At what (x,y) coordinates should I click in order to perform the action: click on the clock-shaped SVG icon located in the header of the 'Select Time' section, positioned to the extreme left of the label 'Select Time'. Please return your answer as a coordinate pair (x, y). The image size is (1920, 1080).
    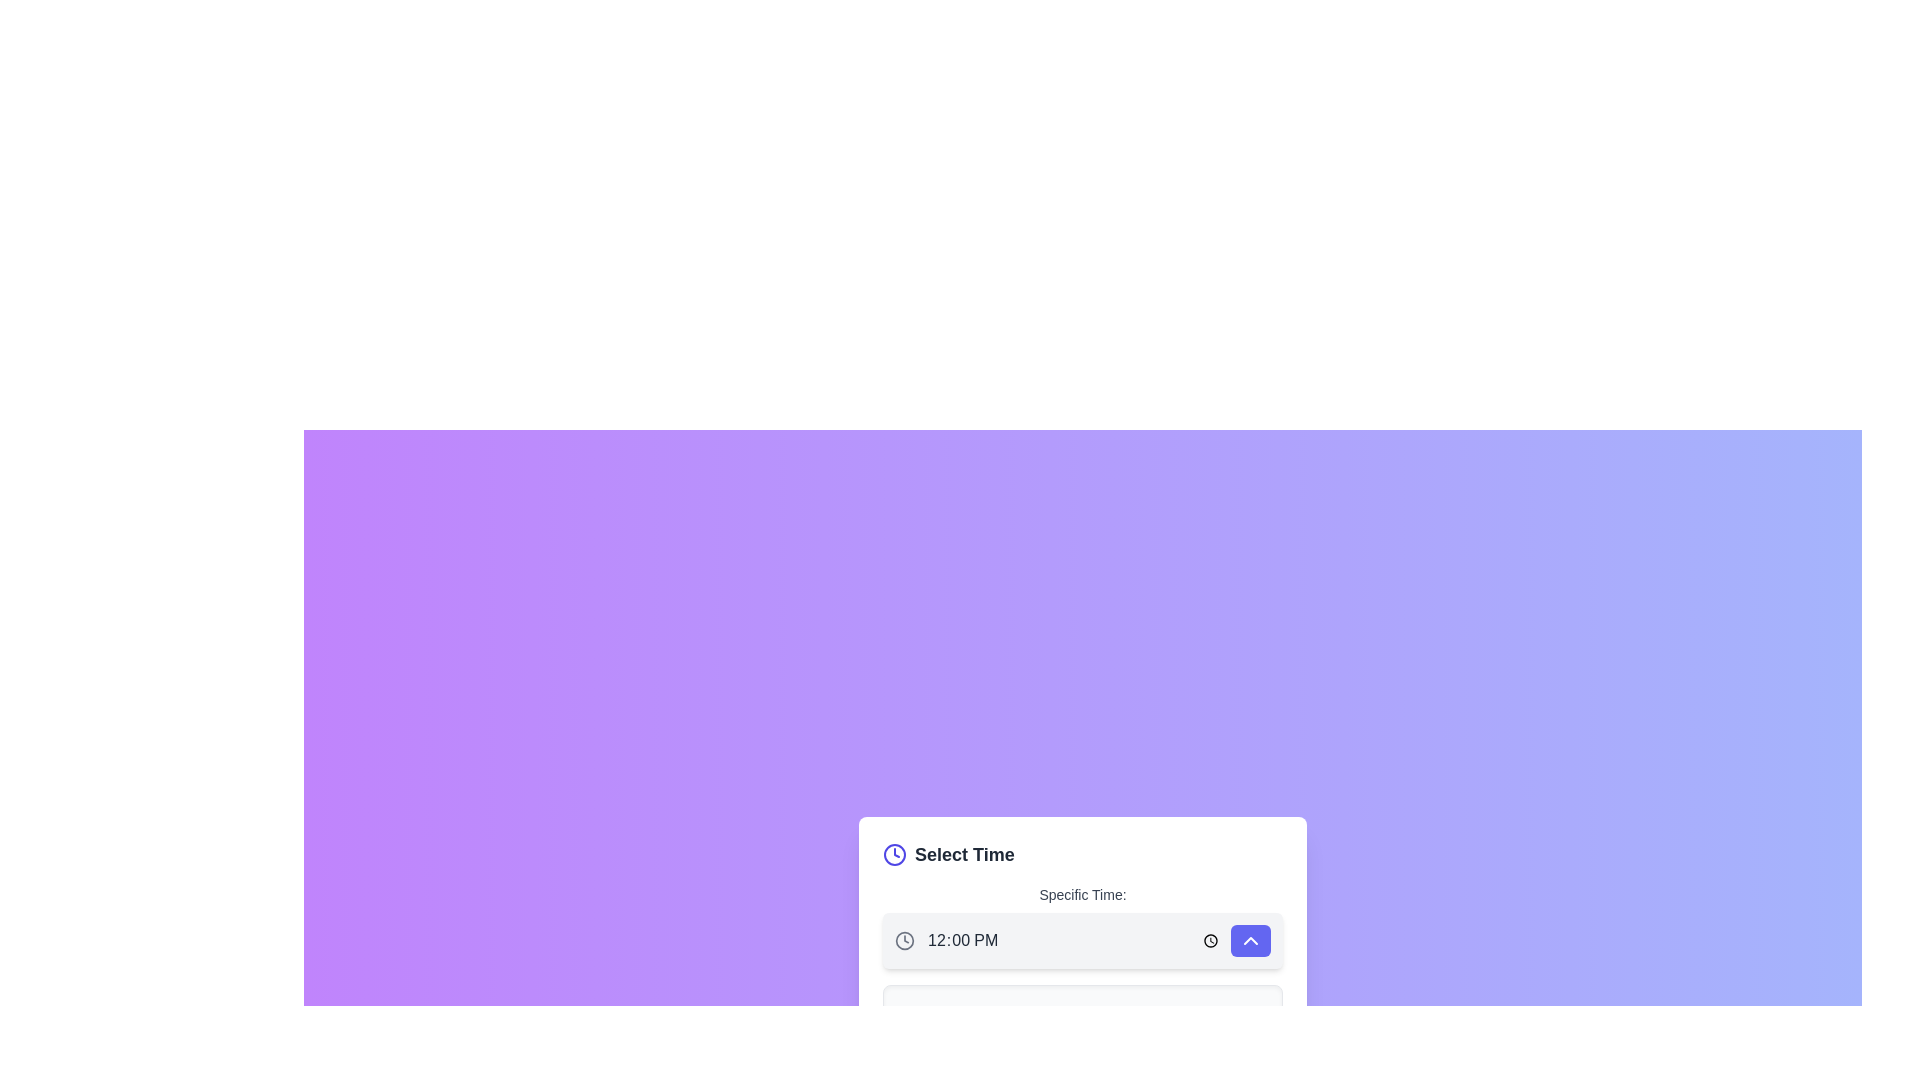
    Looking at the image, I should click on (893, 855).